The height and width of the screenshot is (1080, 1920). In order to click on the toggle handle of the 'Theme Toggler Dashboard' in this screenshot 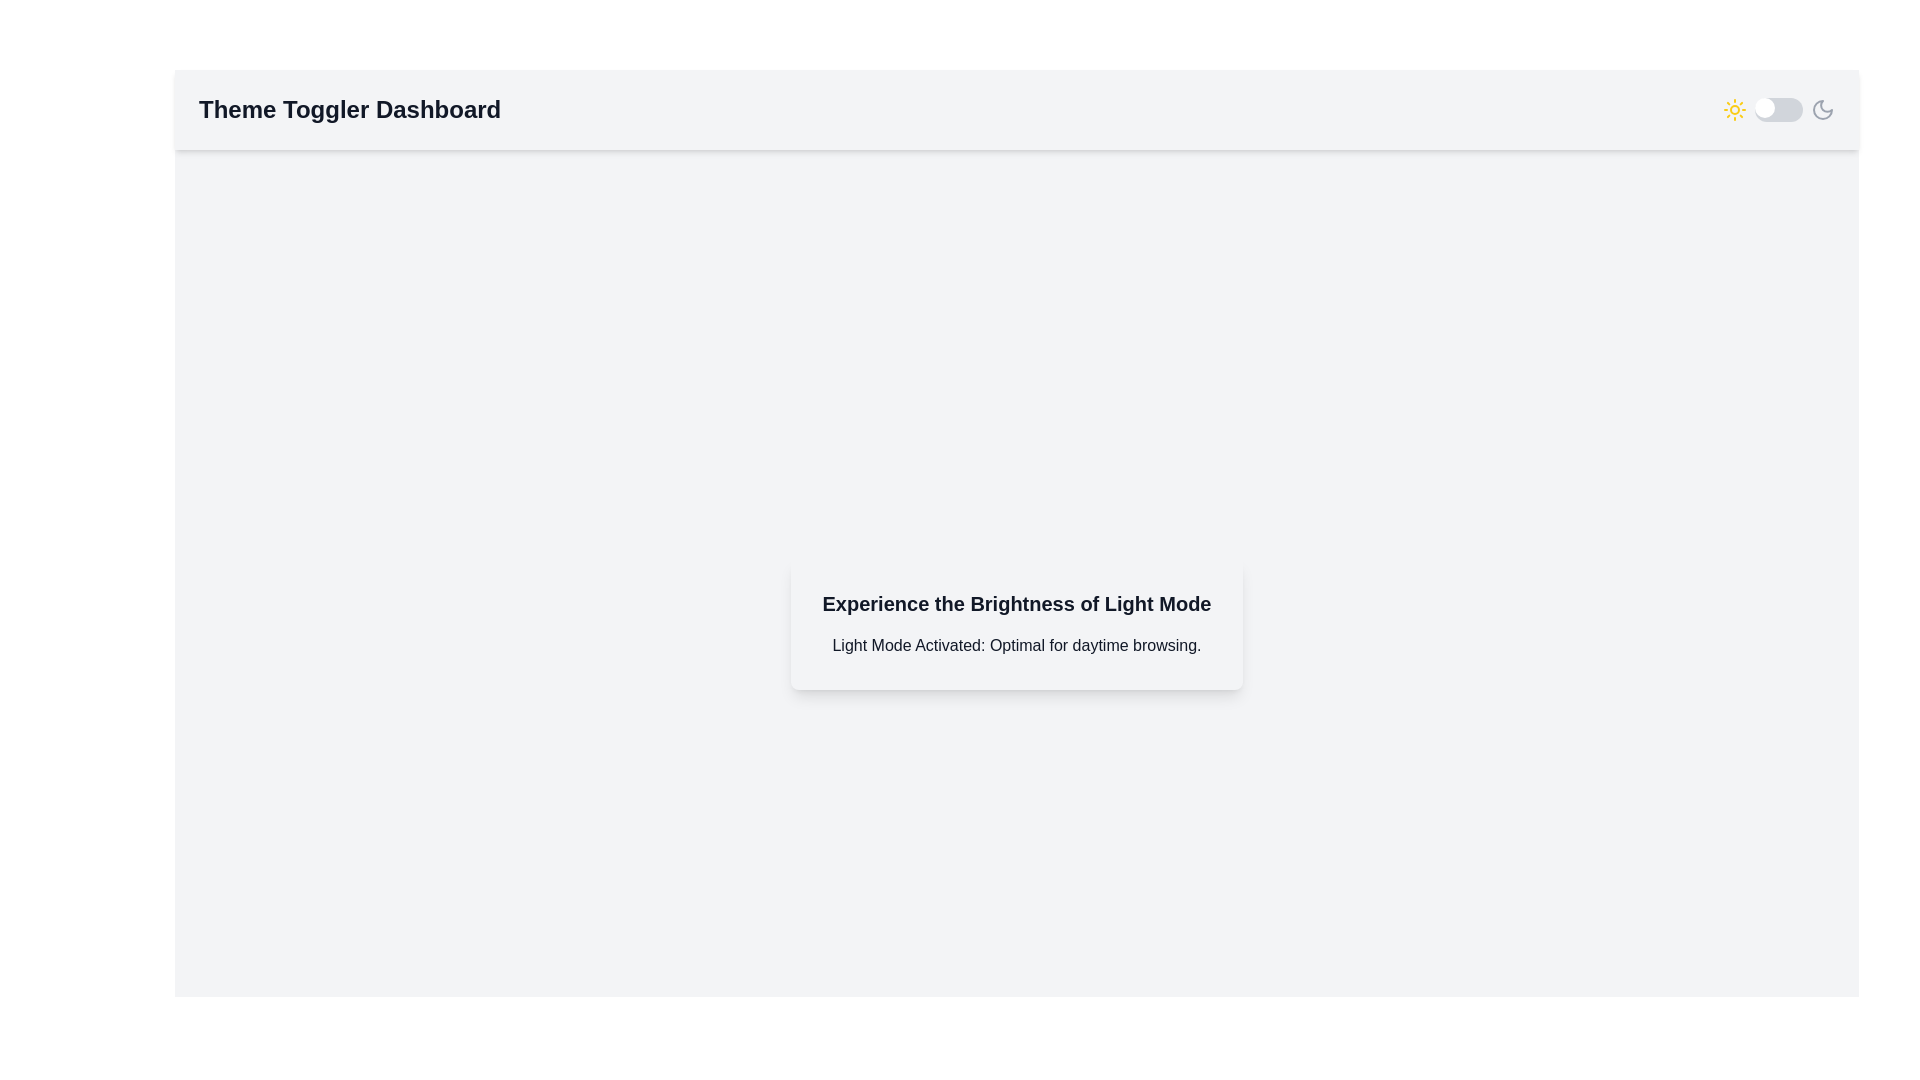, I will do `click(1779, 110)`.